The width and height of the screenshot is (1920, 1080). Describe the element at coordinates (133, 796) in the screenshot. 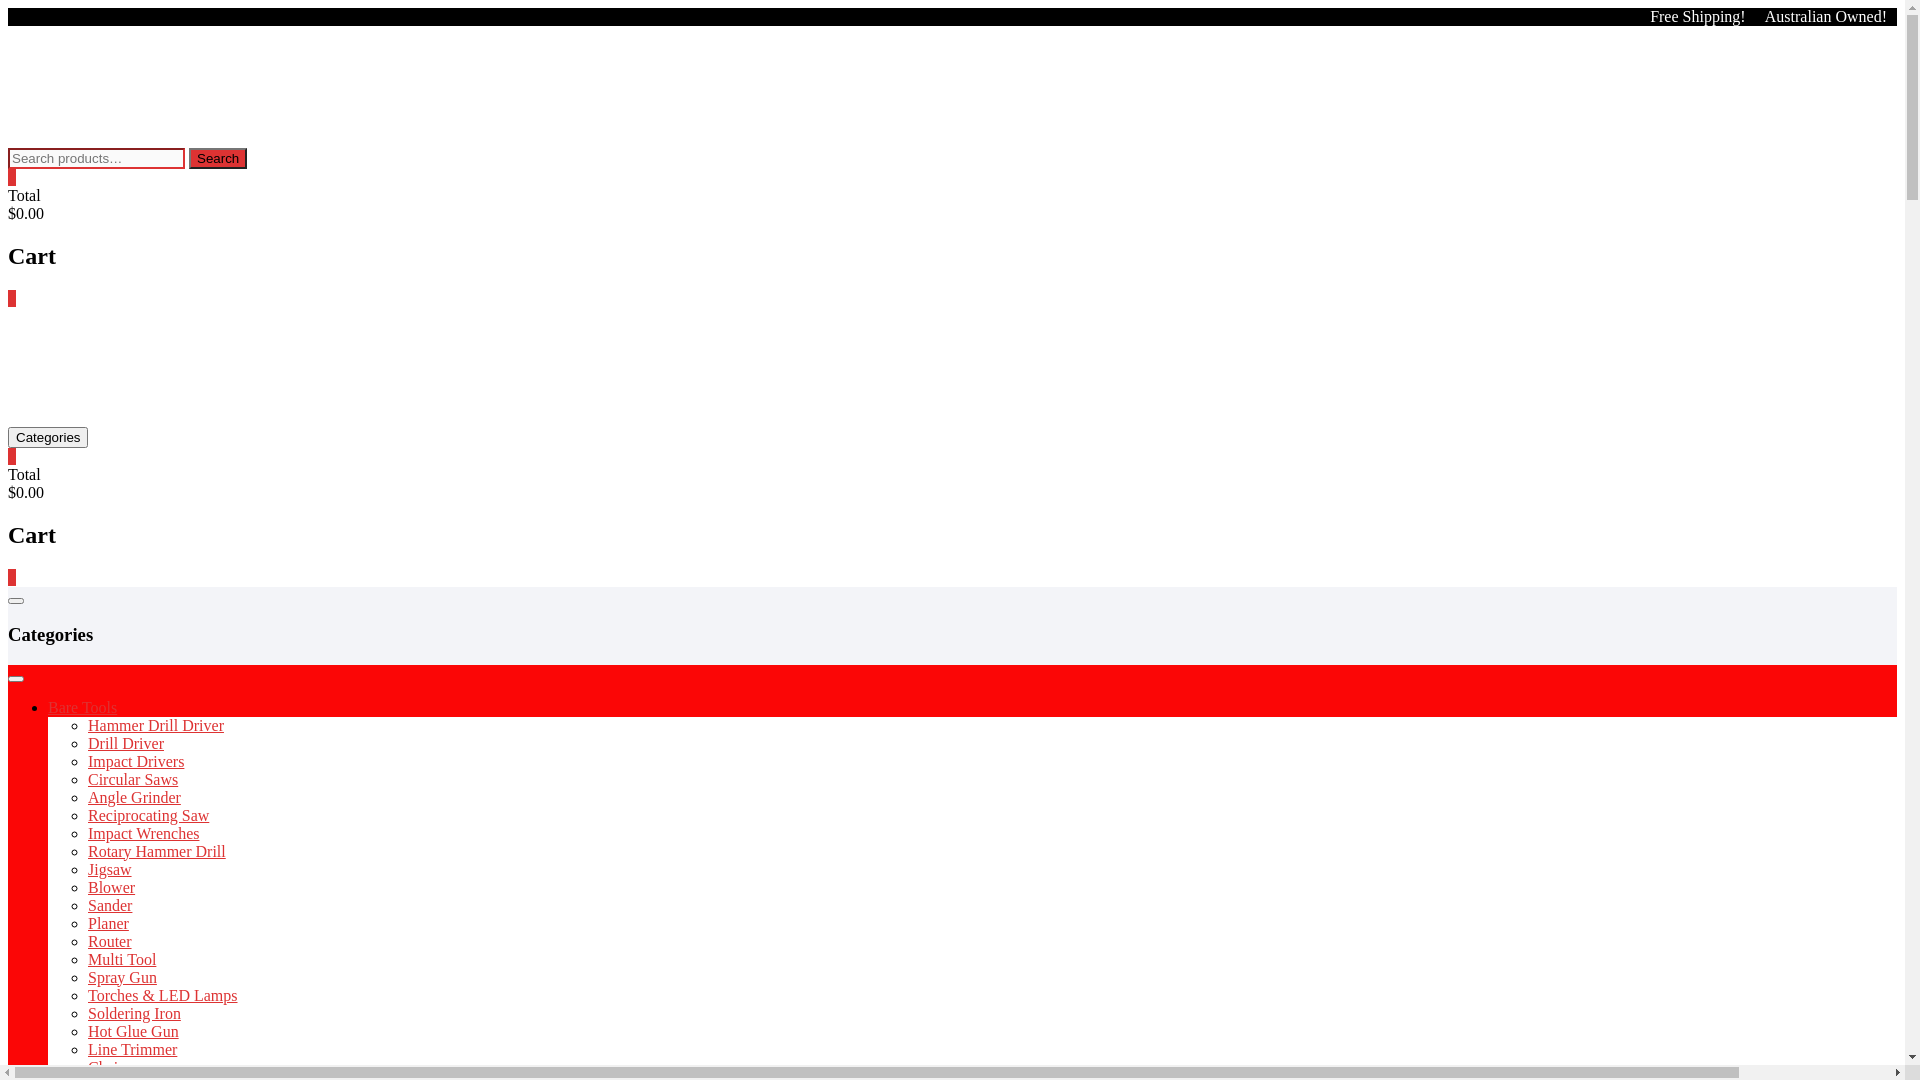

I see `'Angle Grinder'` at that location.